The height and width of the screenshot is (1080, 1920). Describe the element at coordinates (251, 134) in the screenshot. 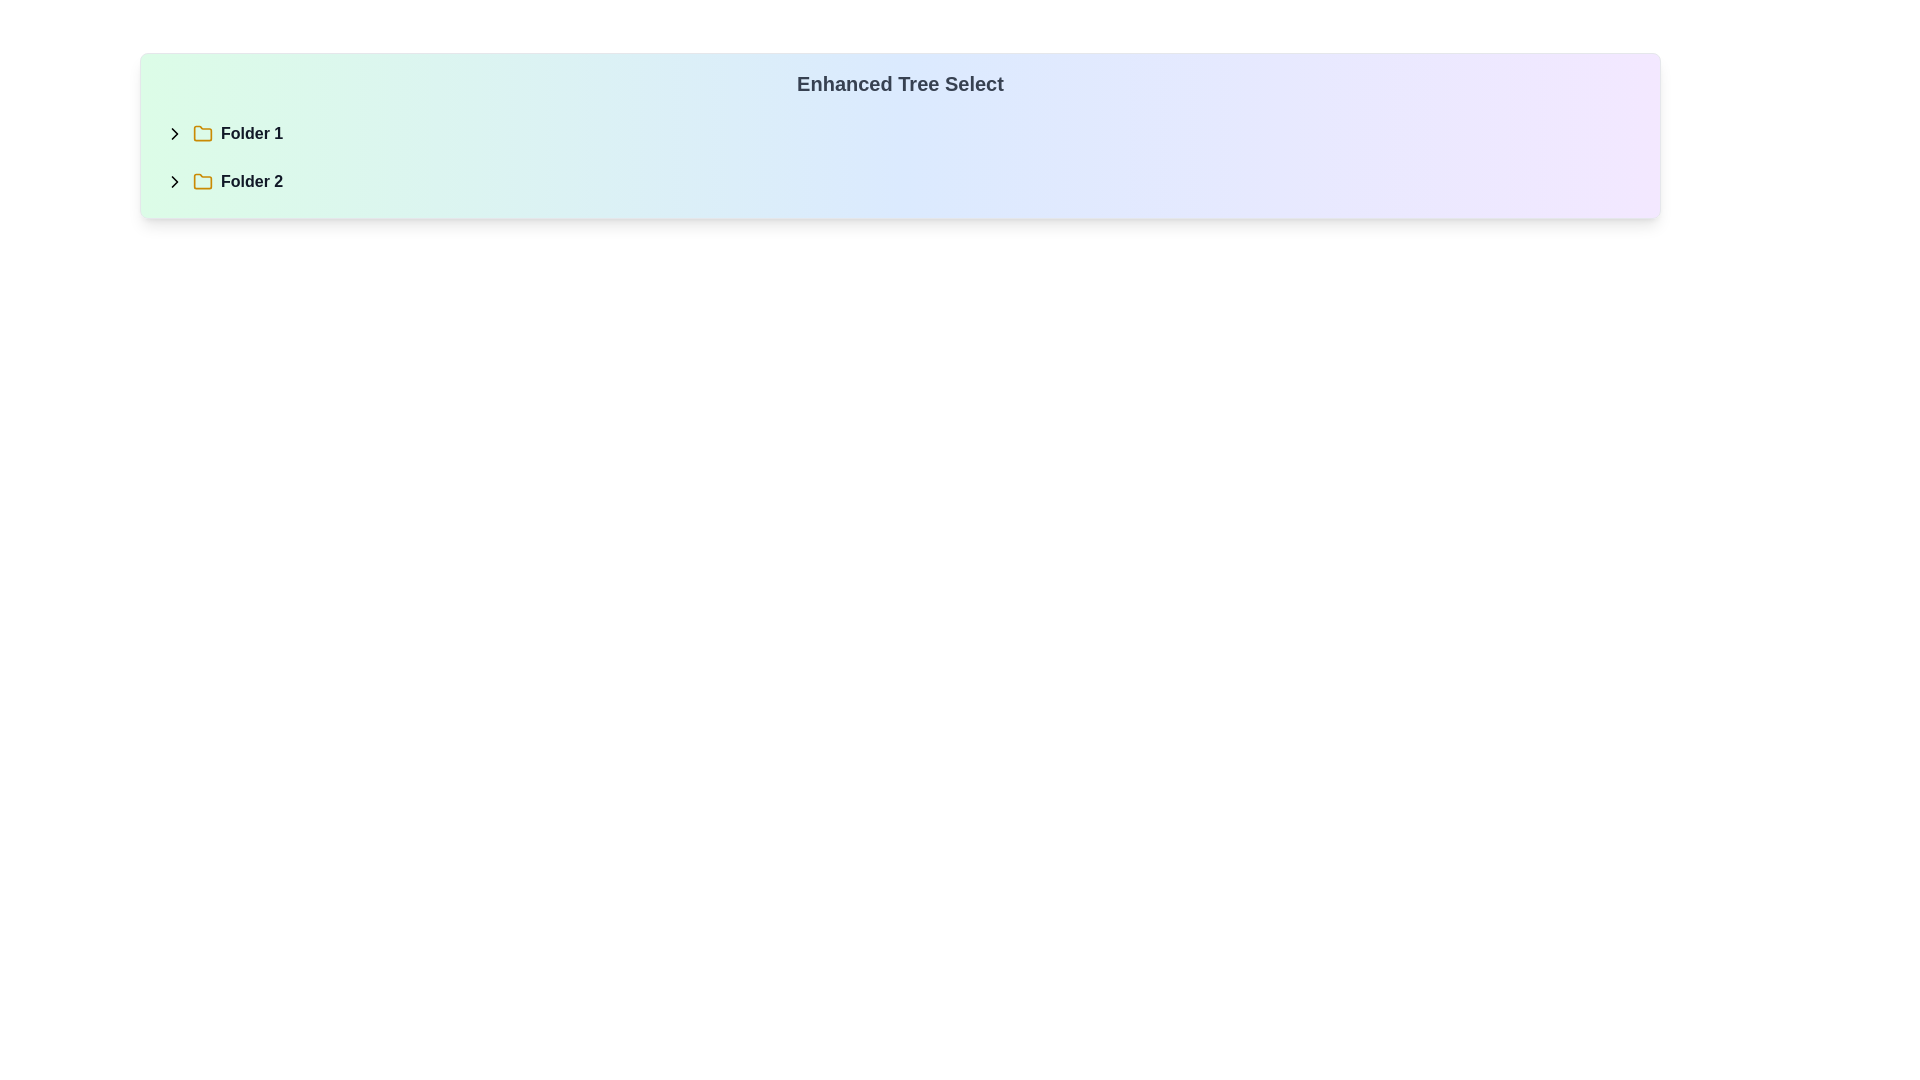

I see `the 'Folder 1' label in the first list item of the sidebar menu, which is styled in bold dark gray and adjacent to a folder icon` at that location.